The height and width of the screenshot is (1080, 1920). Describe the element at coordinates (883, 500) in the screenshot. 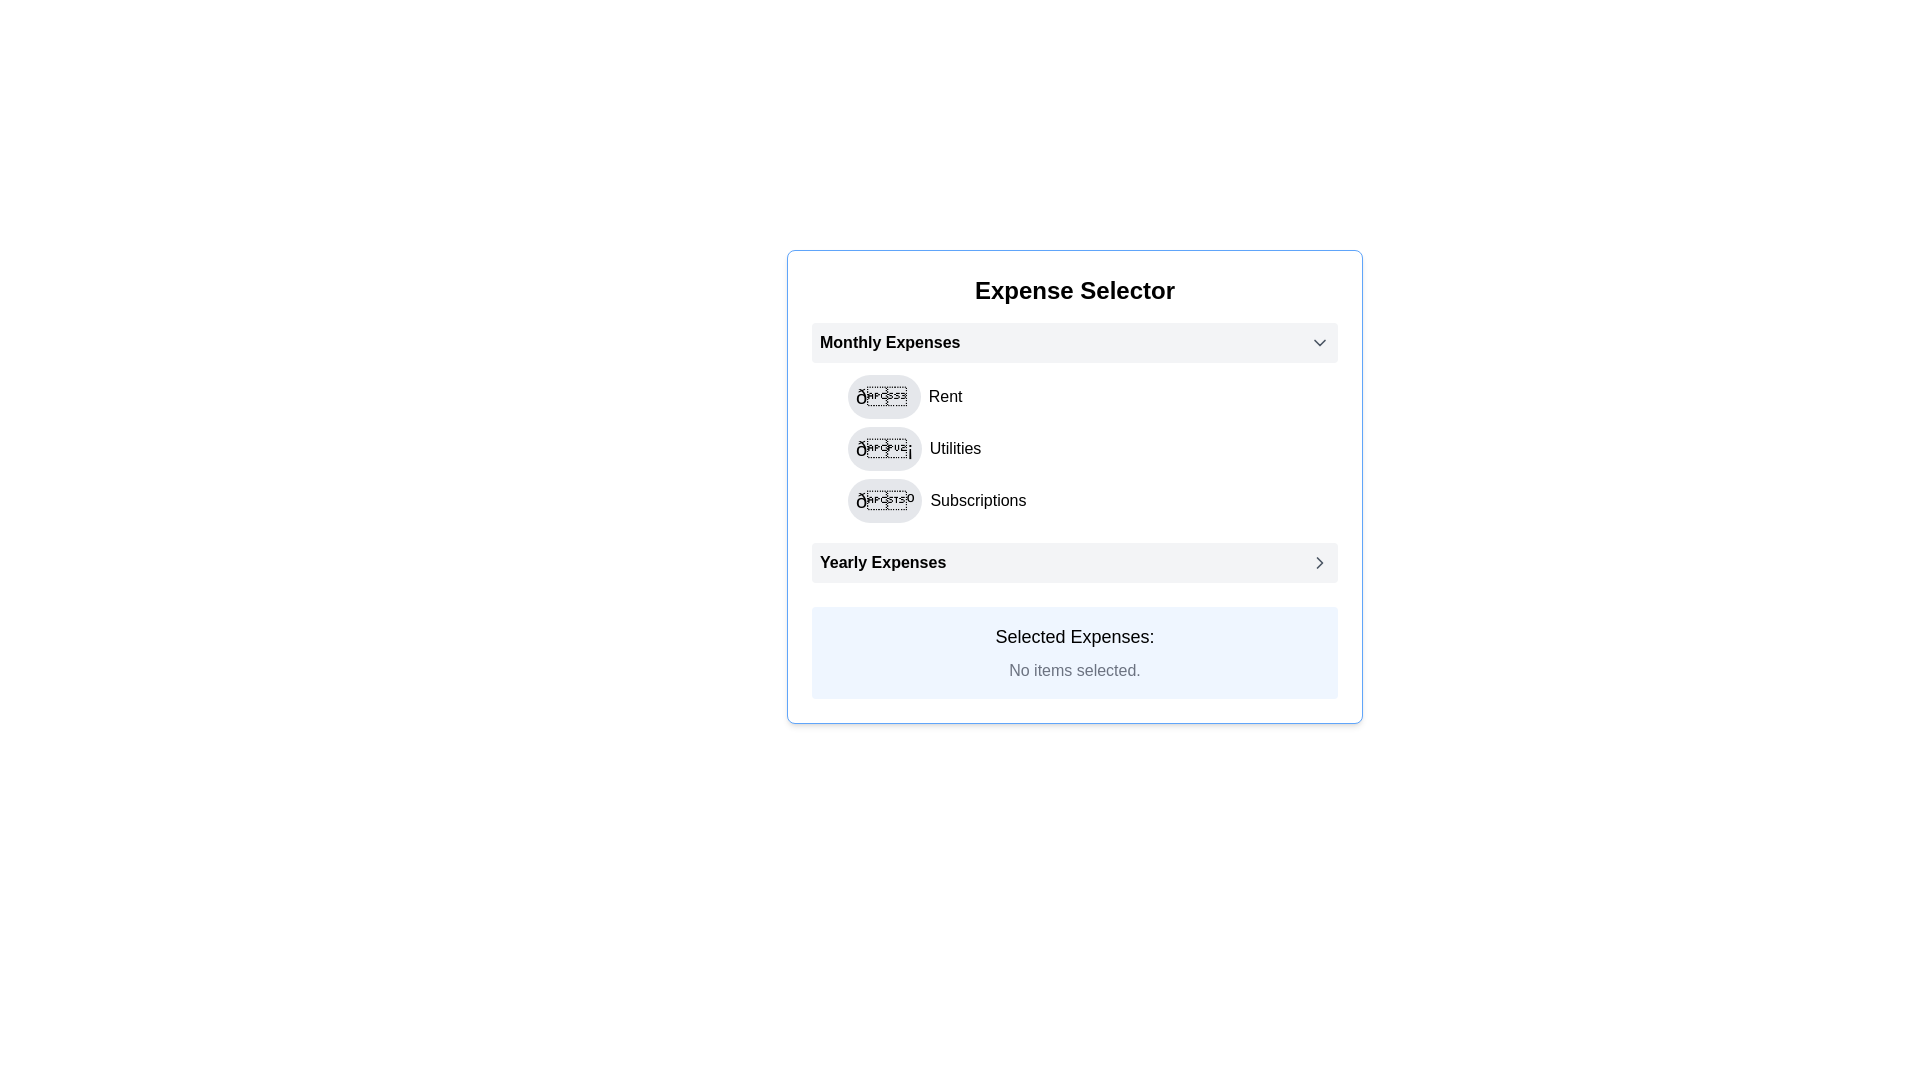

I see `the button with a gray background and an emoji (📒) located in the third row under 'Monthly Expenses', to the left of 'Subscriptions'` at that location.